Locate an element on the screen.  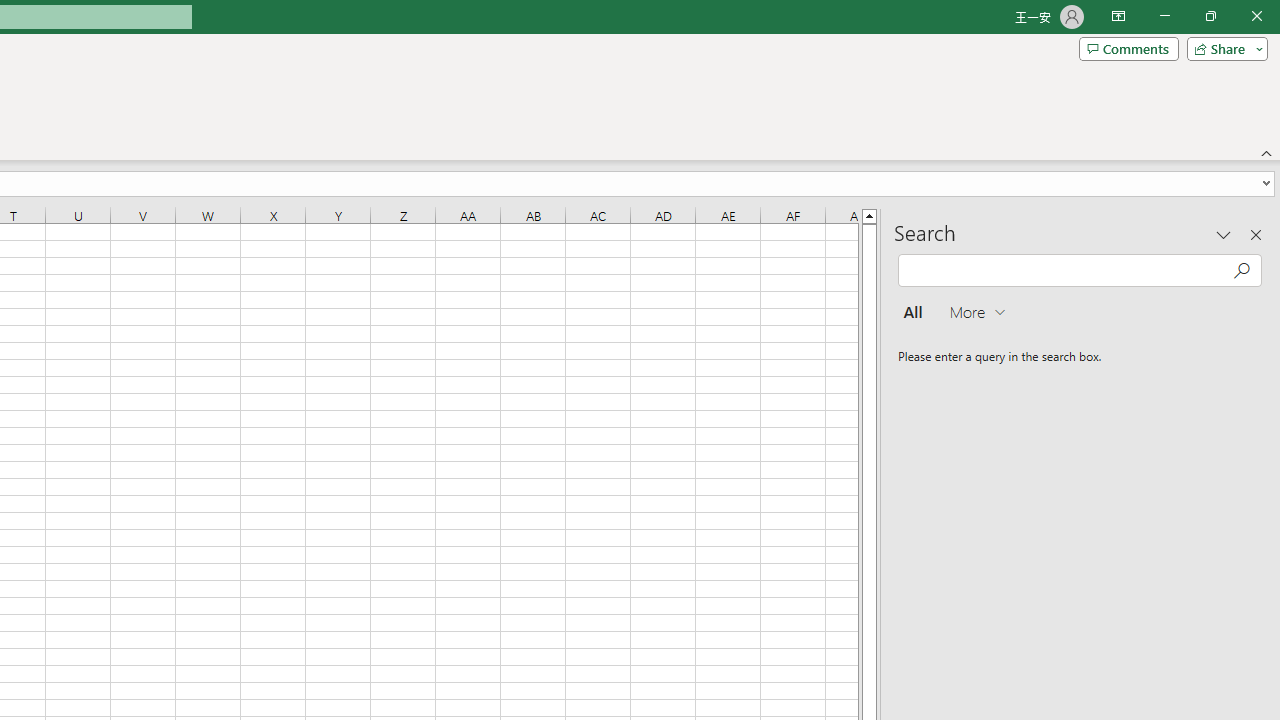
'Close pane' is located at coordinates (1255, 234).